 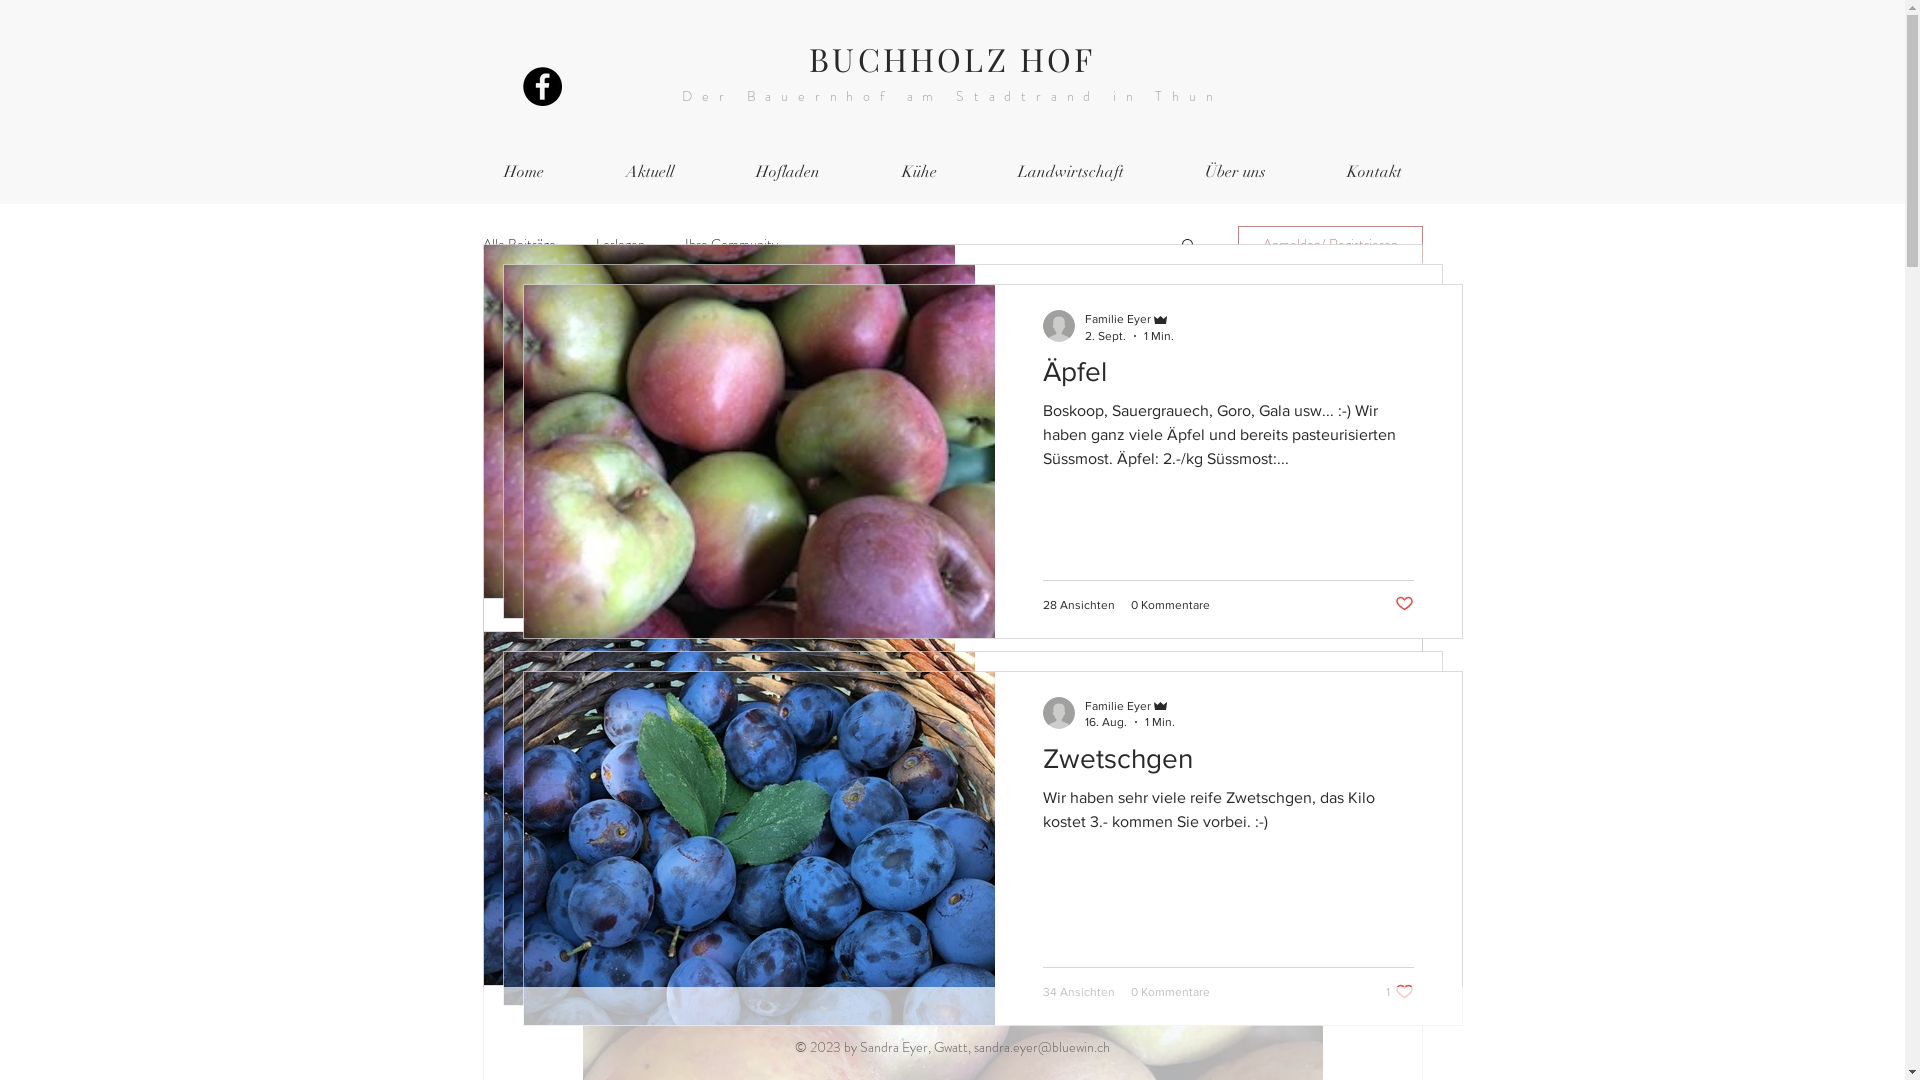 What do you see at coordinates (950, 57) in the screenshot?
I see `'BUCHHOLZ HOF'` at bounding box center [950, 57].